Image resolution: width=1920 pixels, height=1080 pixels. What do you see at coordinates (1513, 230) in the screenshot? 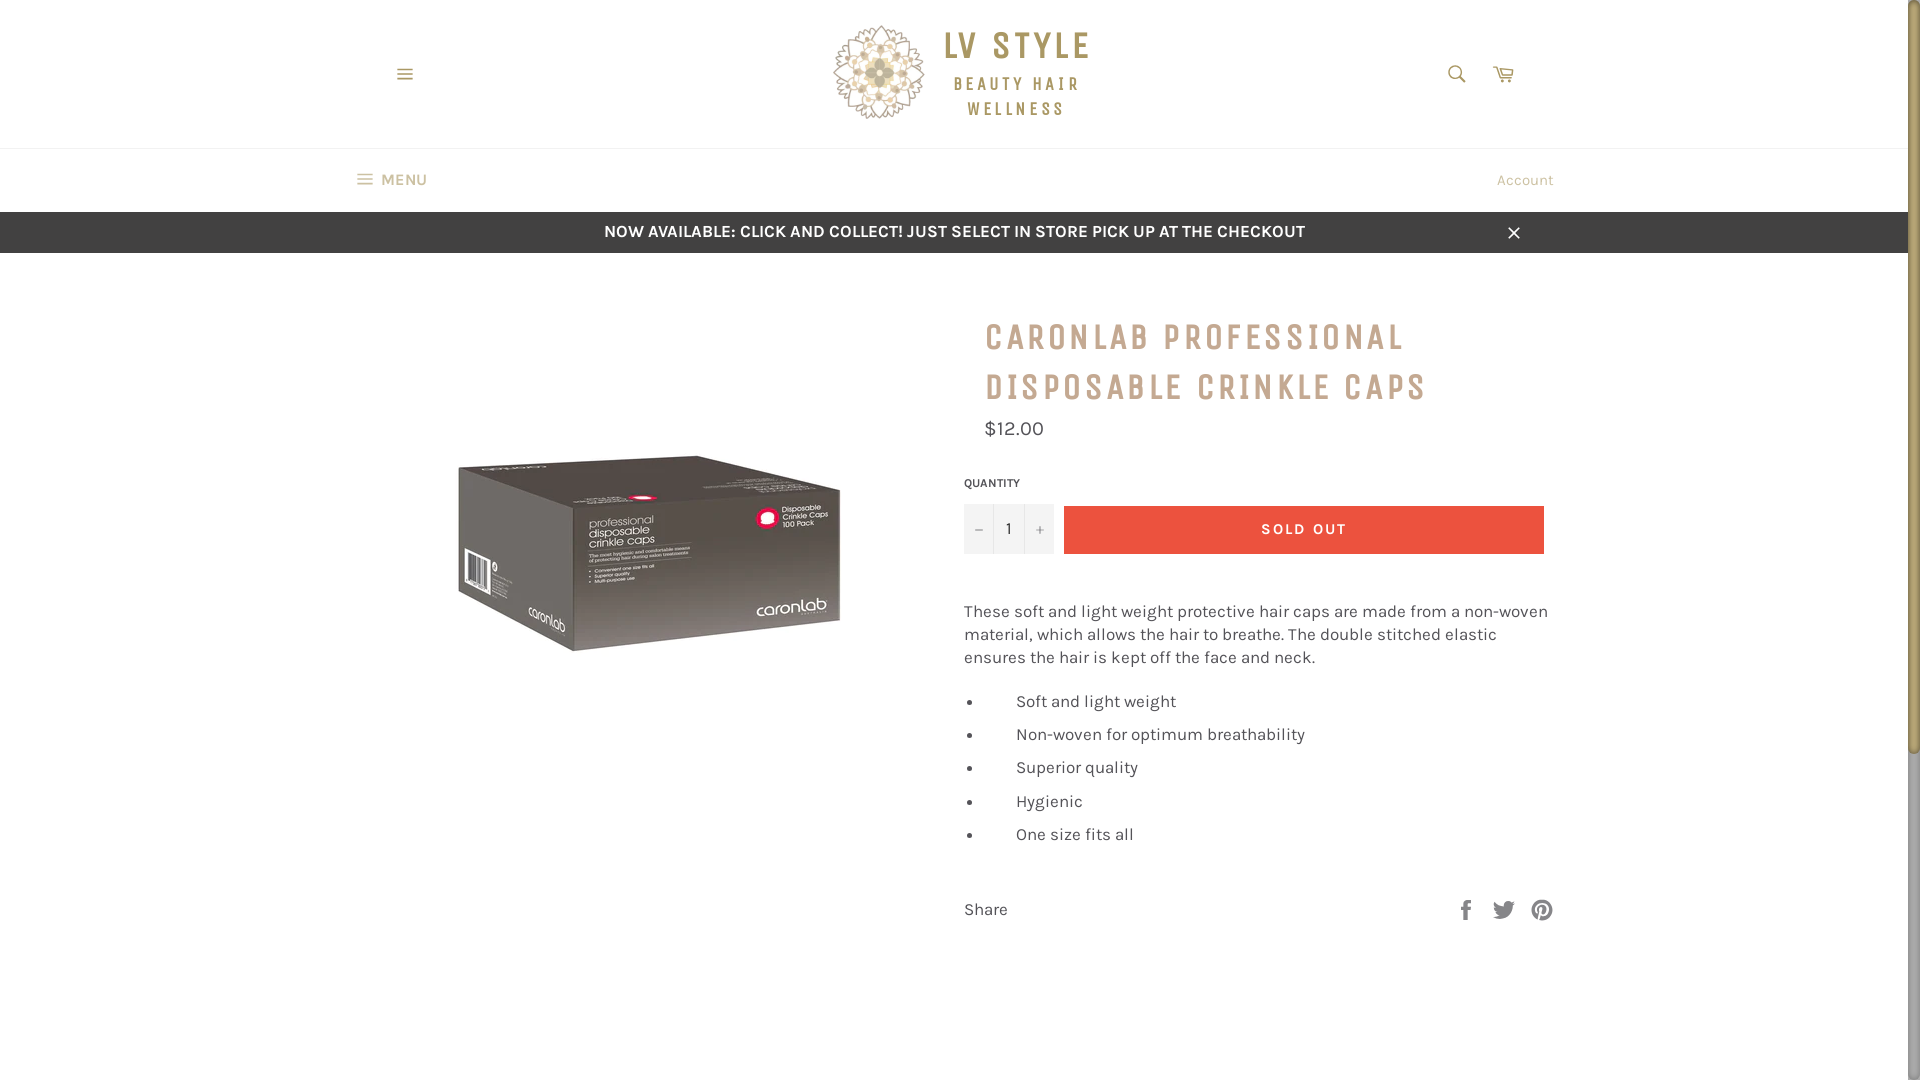
I see `'Close'` at bounding box center [1513, 230].